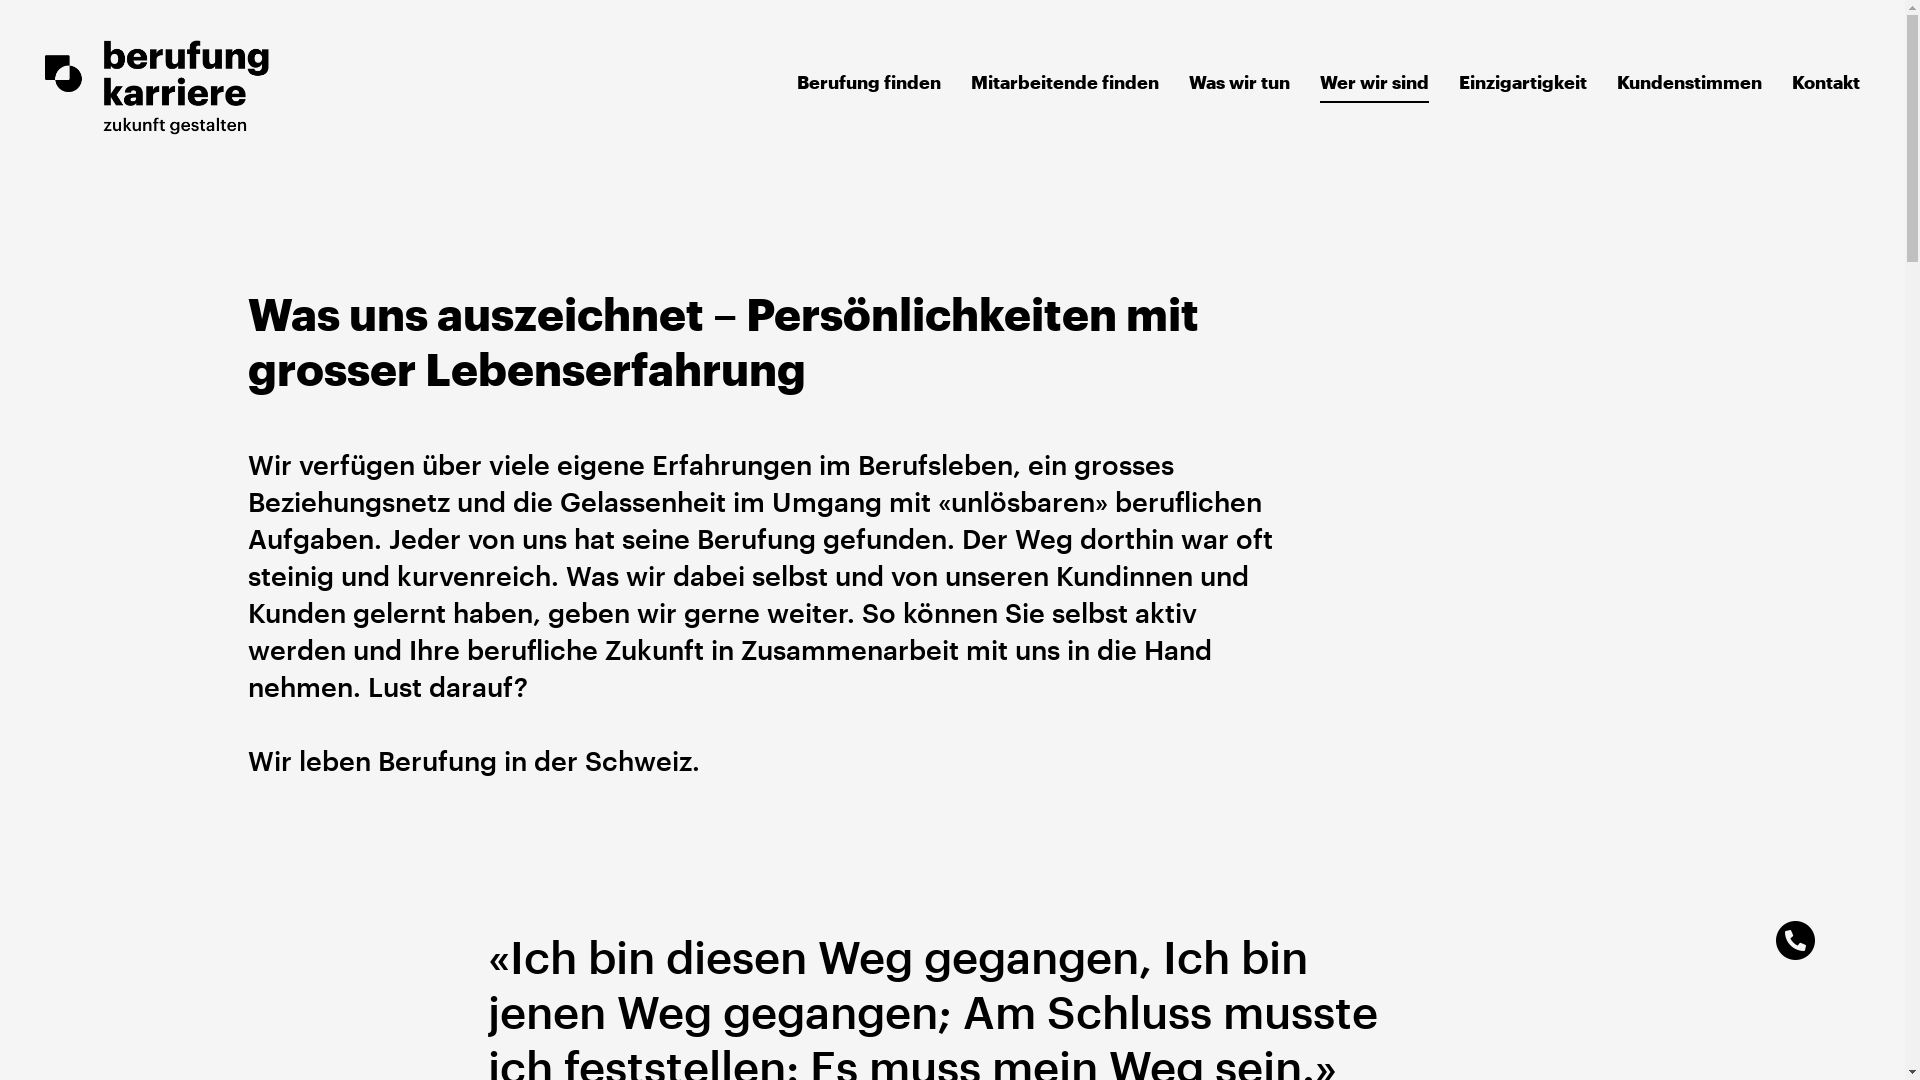 The image size is (1920, 1080). Describe the element at coordinates (1373, 86) in the screenshot. I see `'Wer wir sind'` at that location.